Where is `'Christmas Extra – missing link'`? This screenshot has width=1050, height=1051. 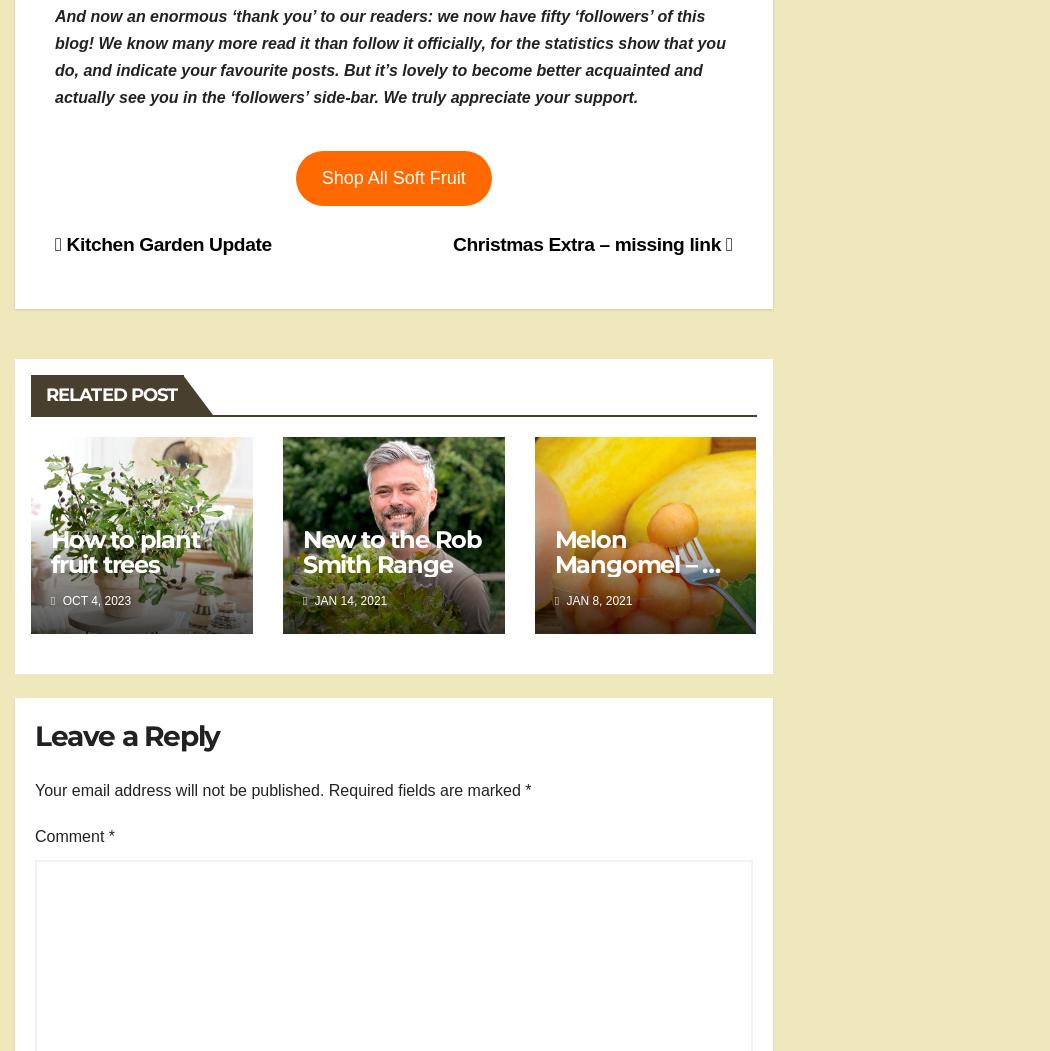
'Christmas Extra – missing link' is located at coordinates (452, 243).